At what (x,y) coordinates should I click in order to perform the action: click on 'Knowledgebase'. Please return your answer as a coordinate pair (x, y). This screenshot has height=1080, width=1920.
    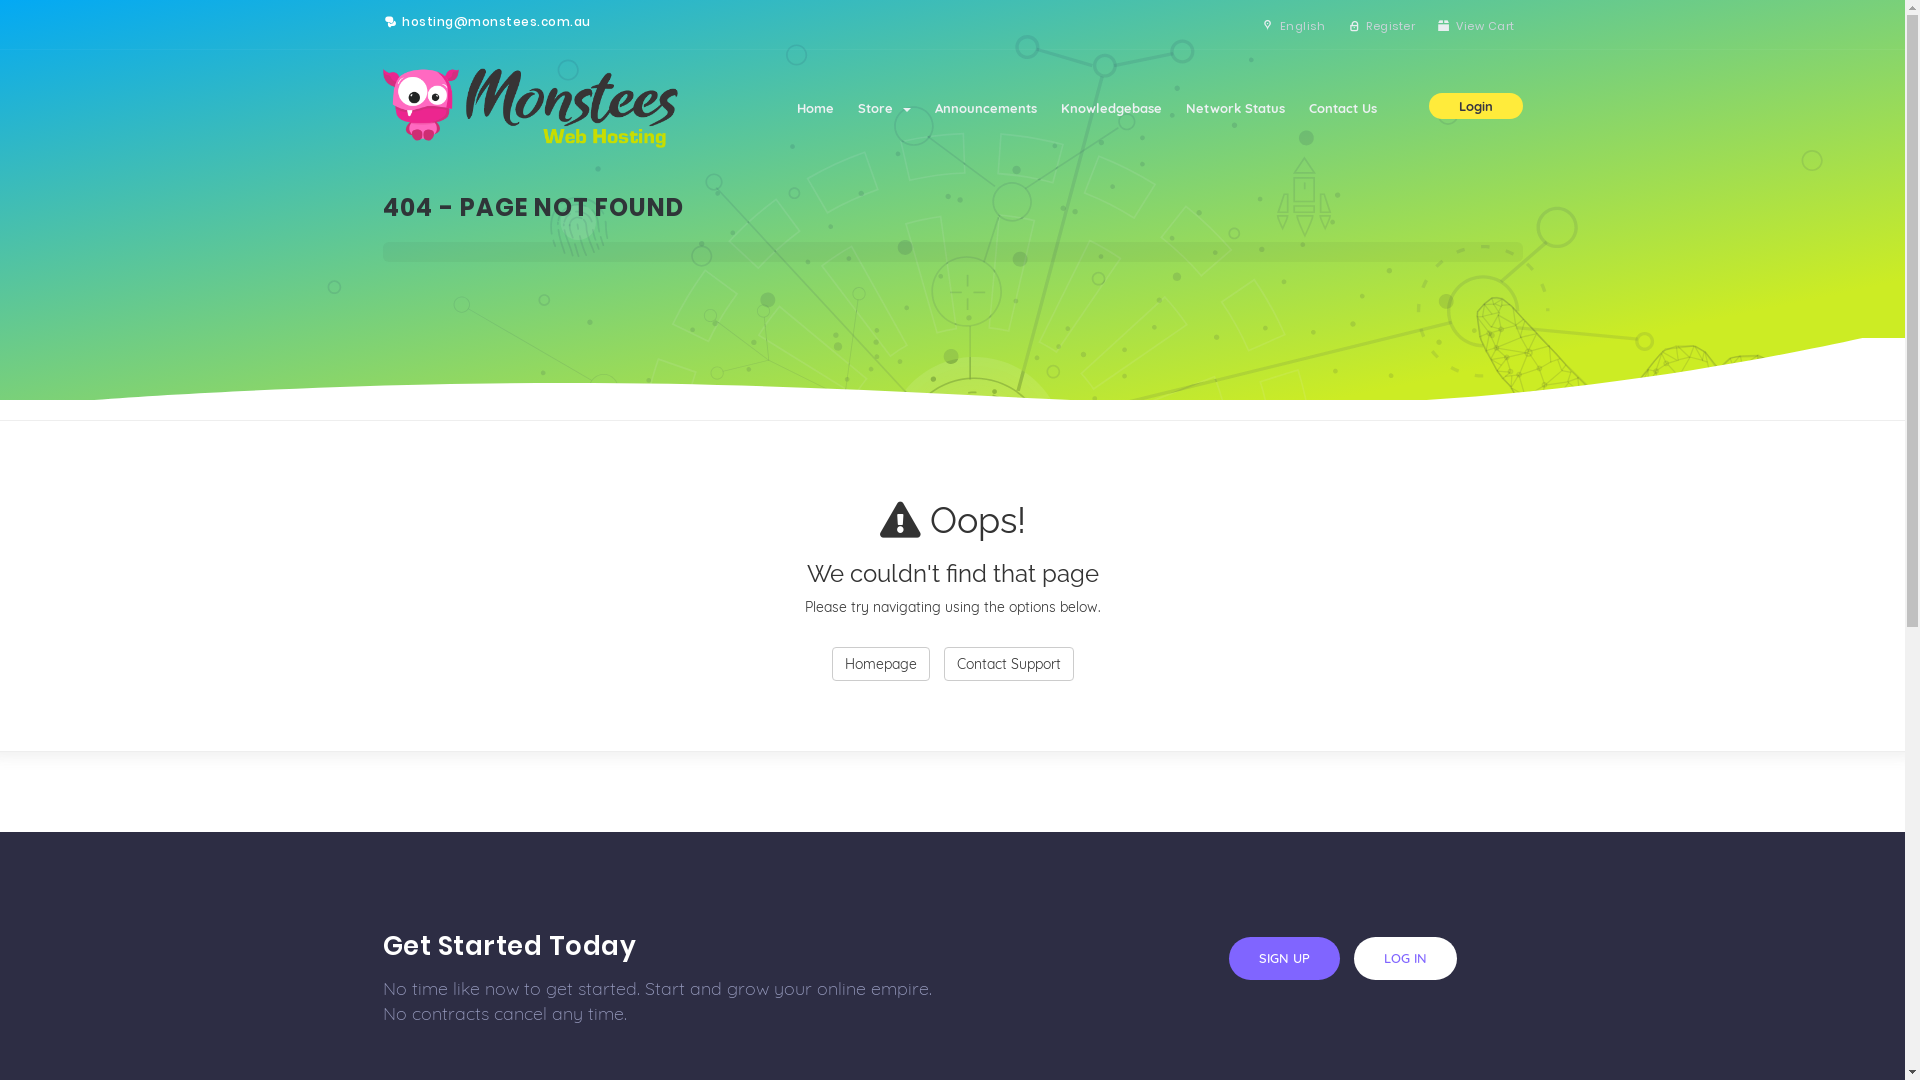
    Looking at the image, I should click on (1109, 108).